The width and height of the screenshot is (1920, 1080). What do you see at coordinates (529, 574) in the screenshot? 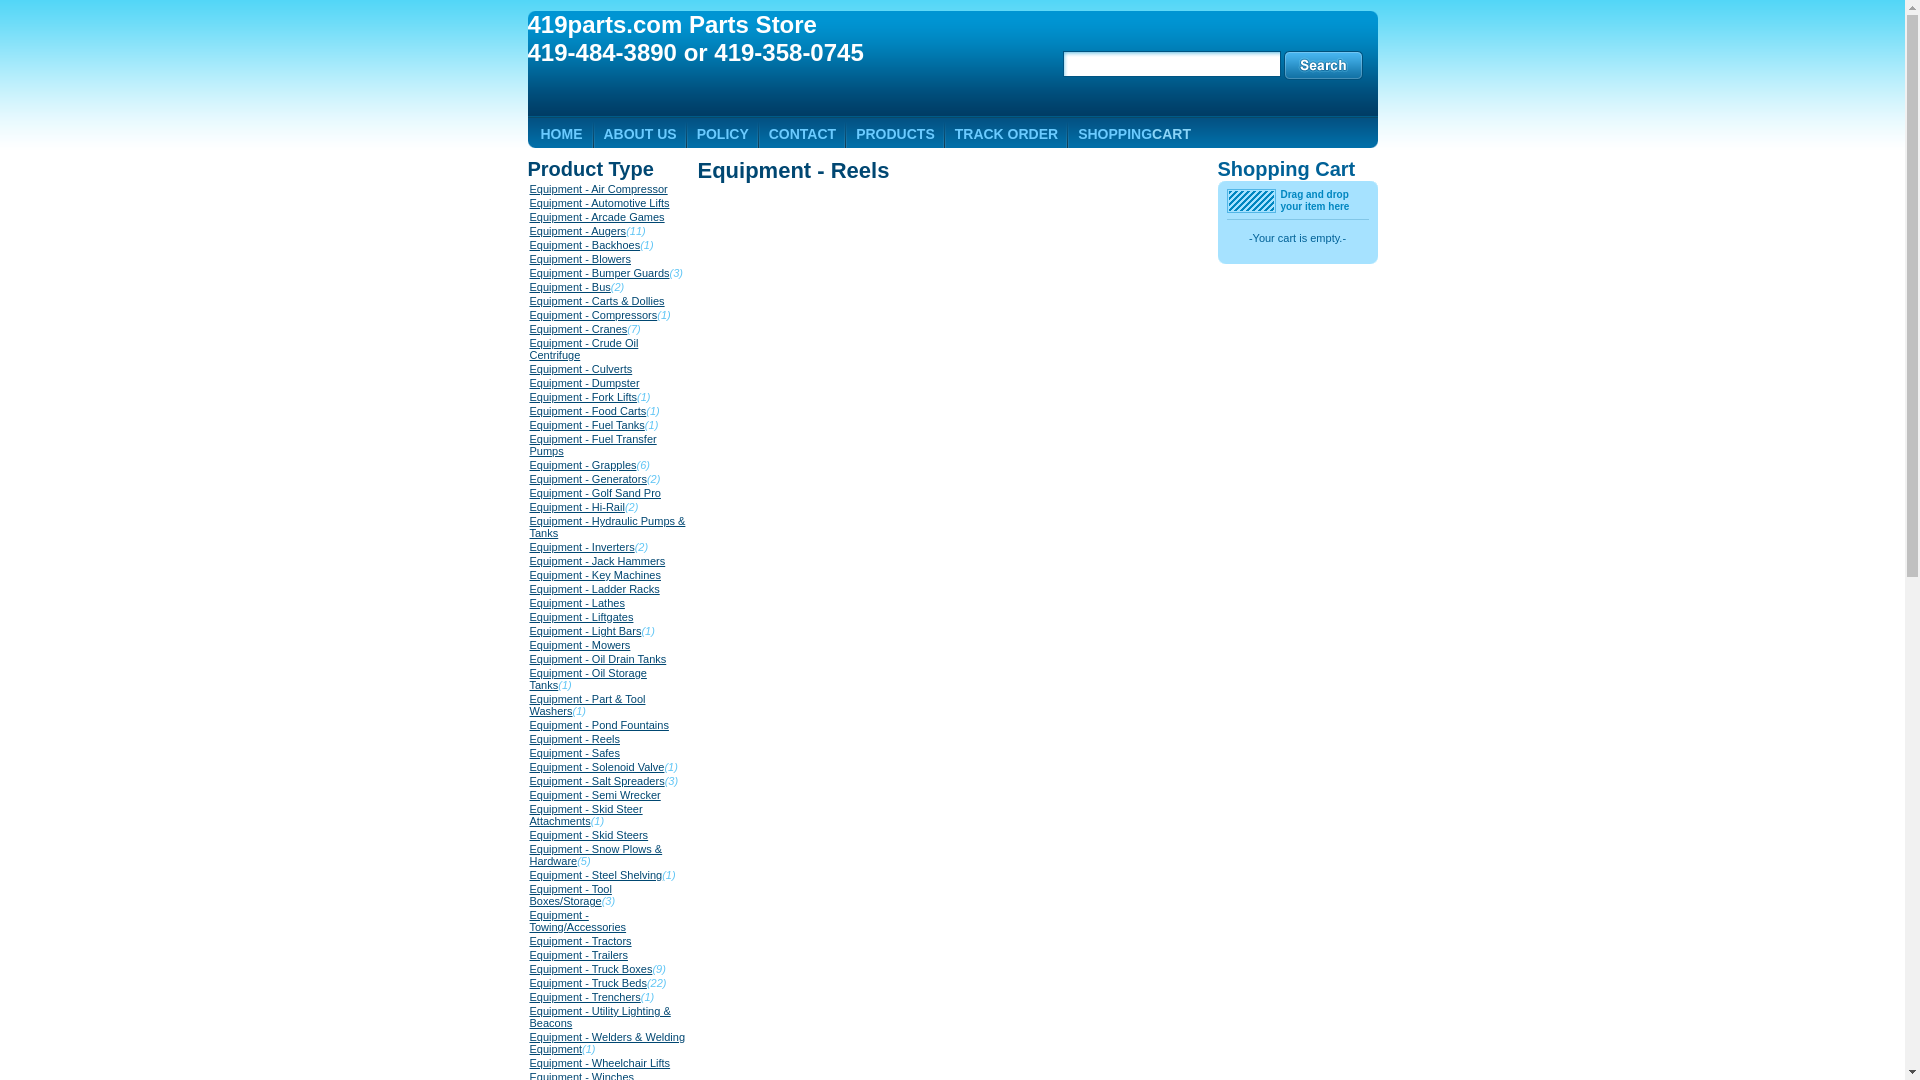
I see `'Equipment - Key Machines'` at bounding box center [529, 574].